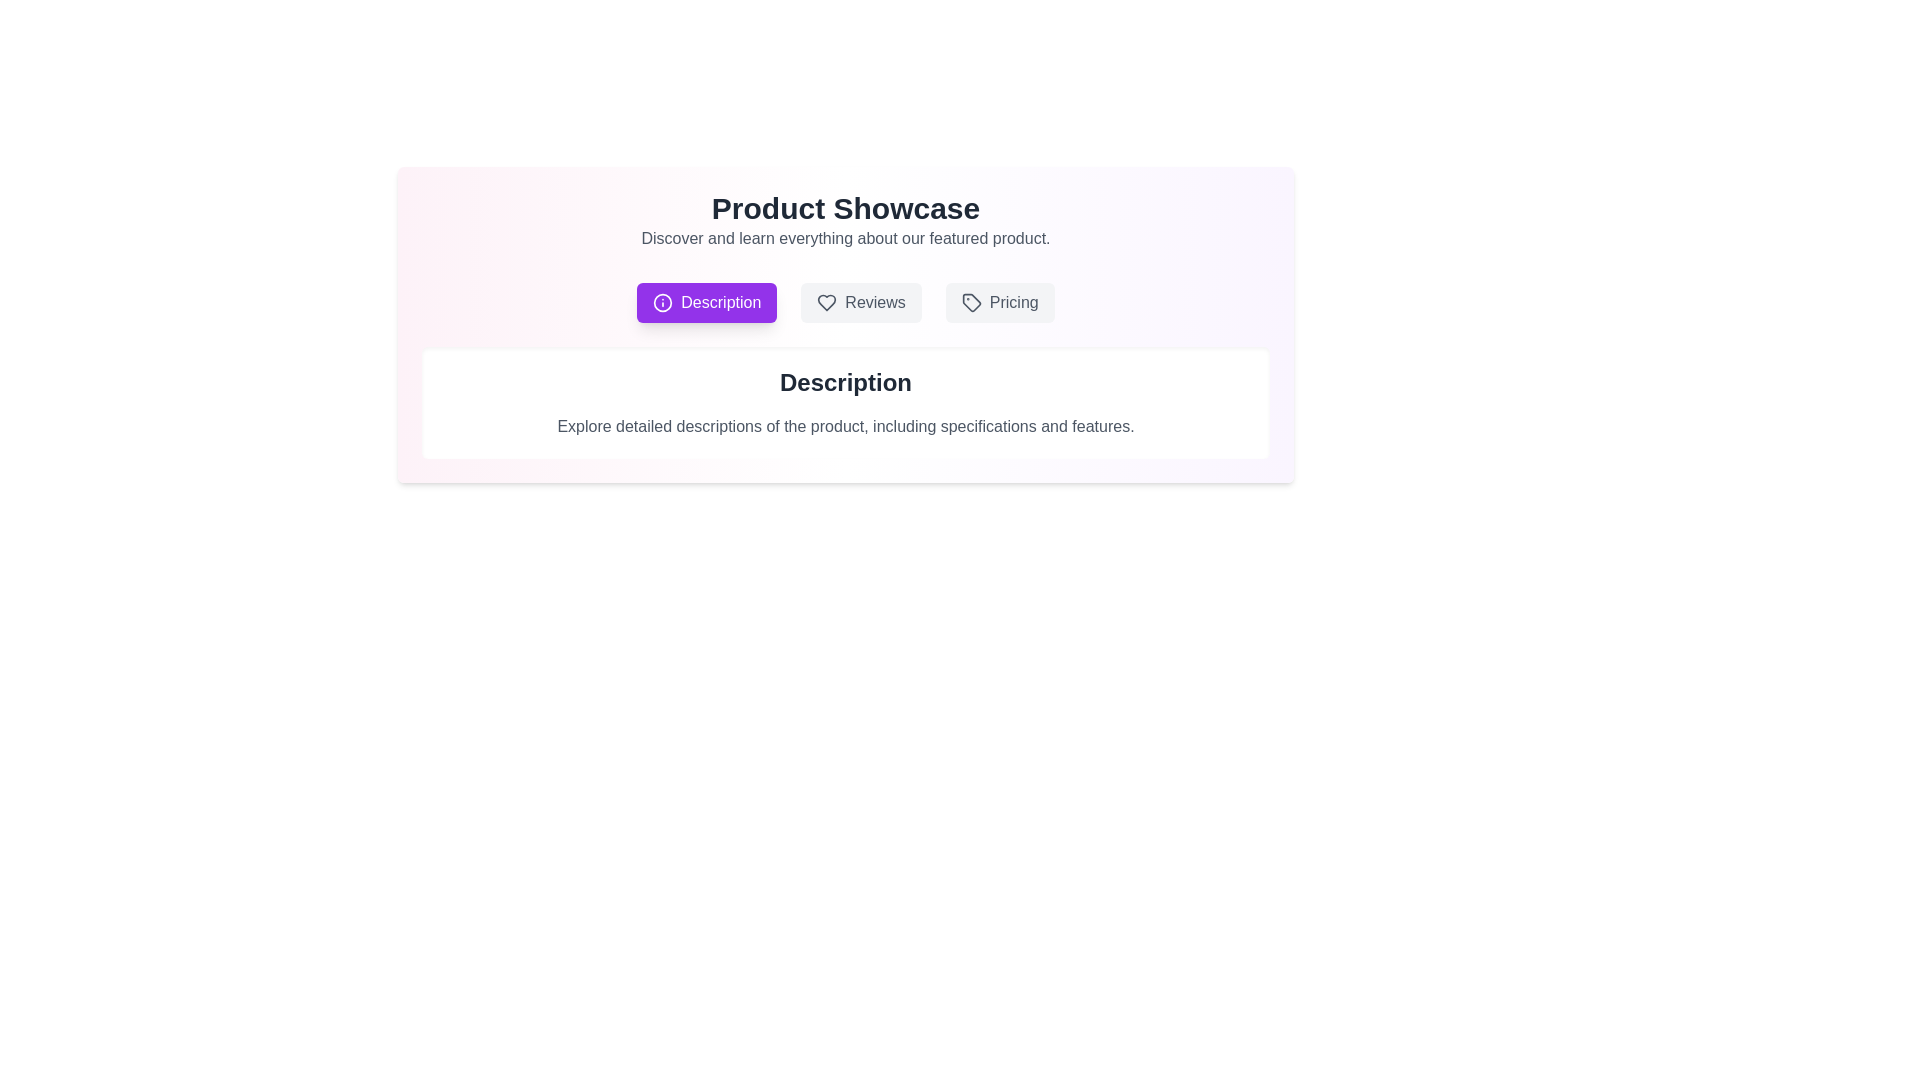 The height and width of the screenshot is (1080, 1920). What do you see at coordinates (861, 303) in the screenshot?
I see `the tab labeled Reviews to observe the hover effect` at bounding box center [861, 303].